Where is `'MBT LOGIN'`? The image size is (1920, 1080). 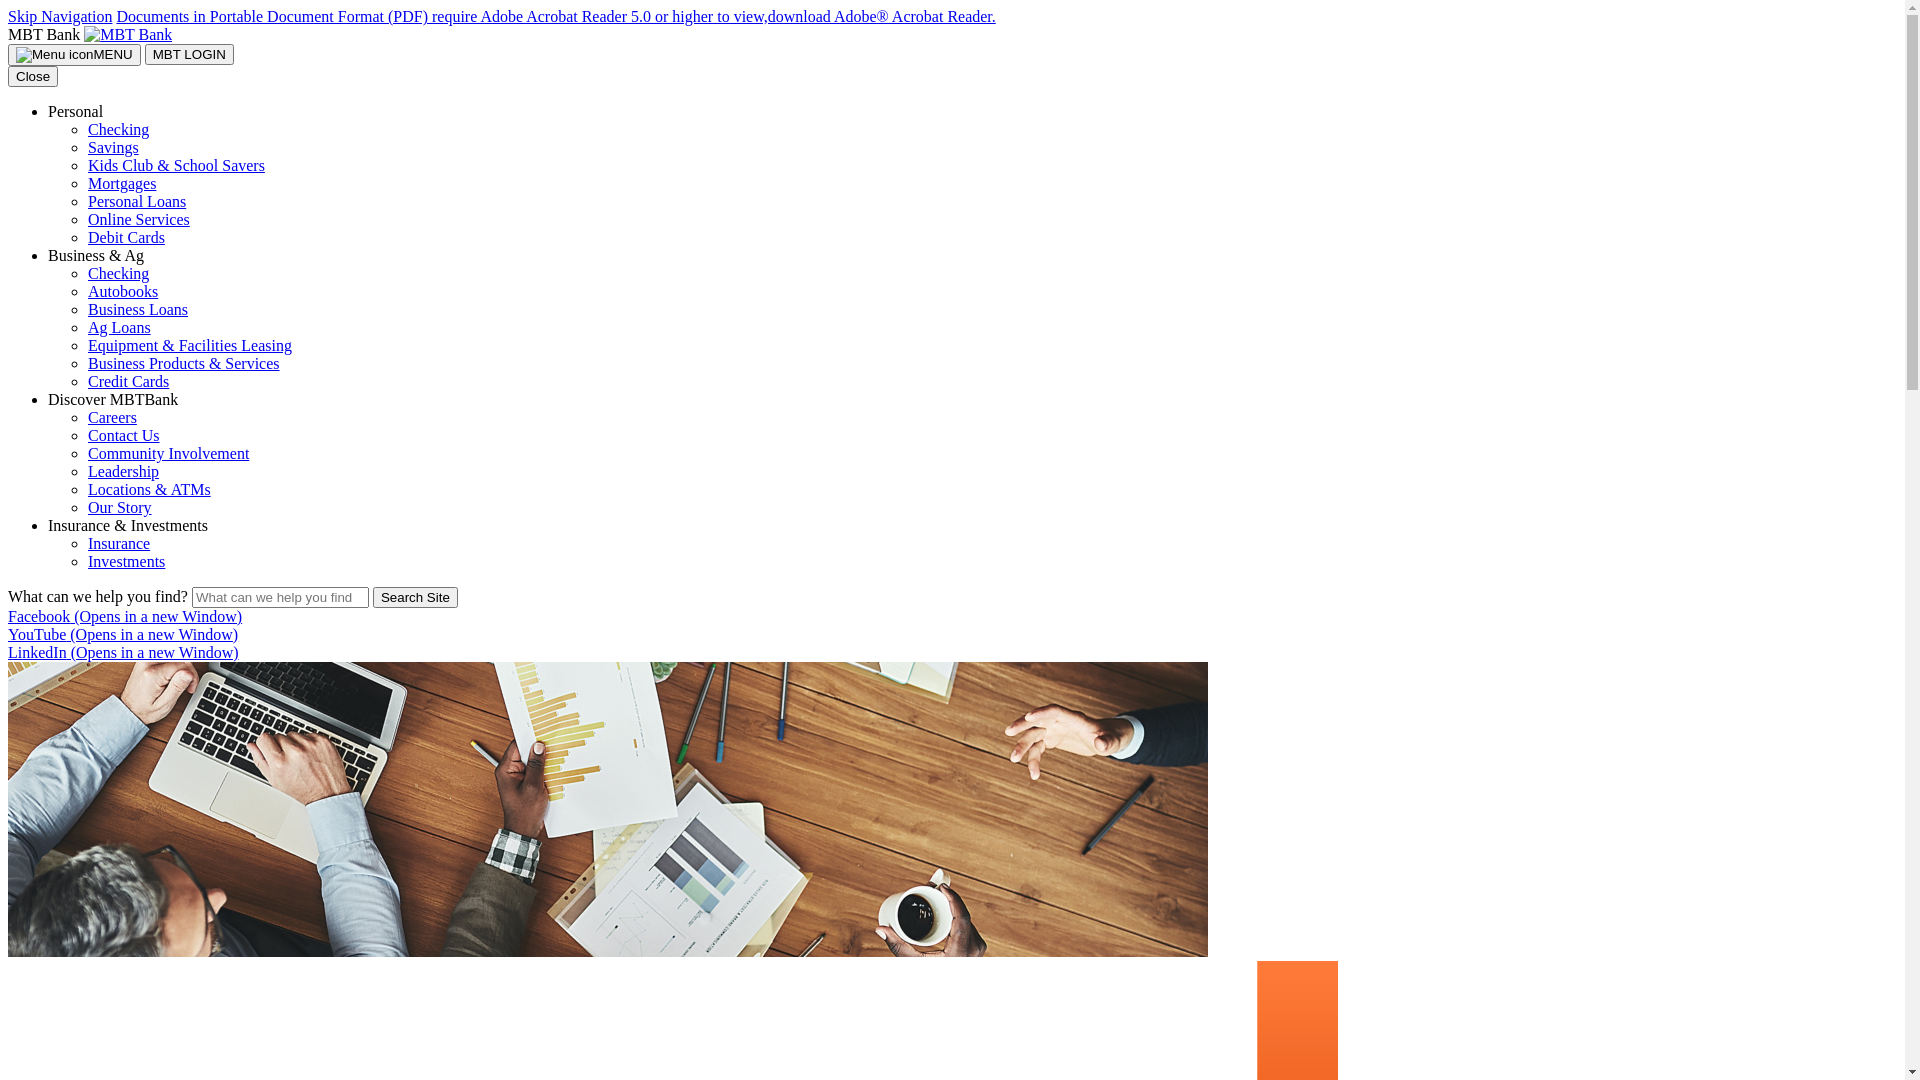 'MBT LOGIN' is located at coordinates (189, 53).